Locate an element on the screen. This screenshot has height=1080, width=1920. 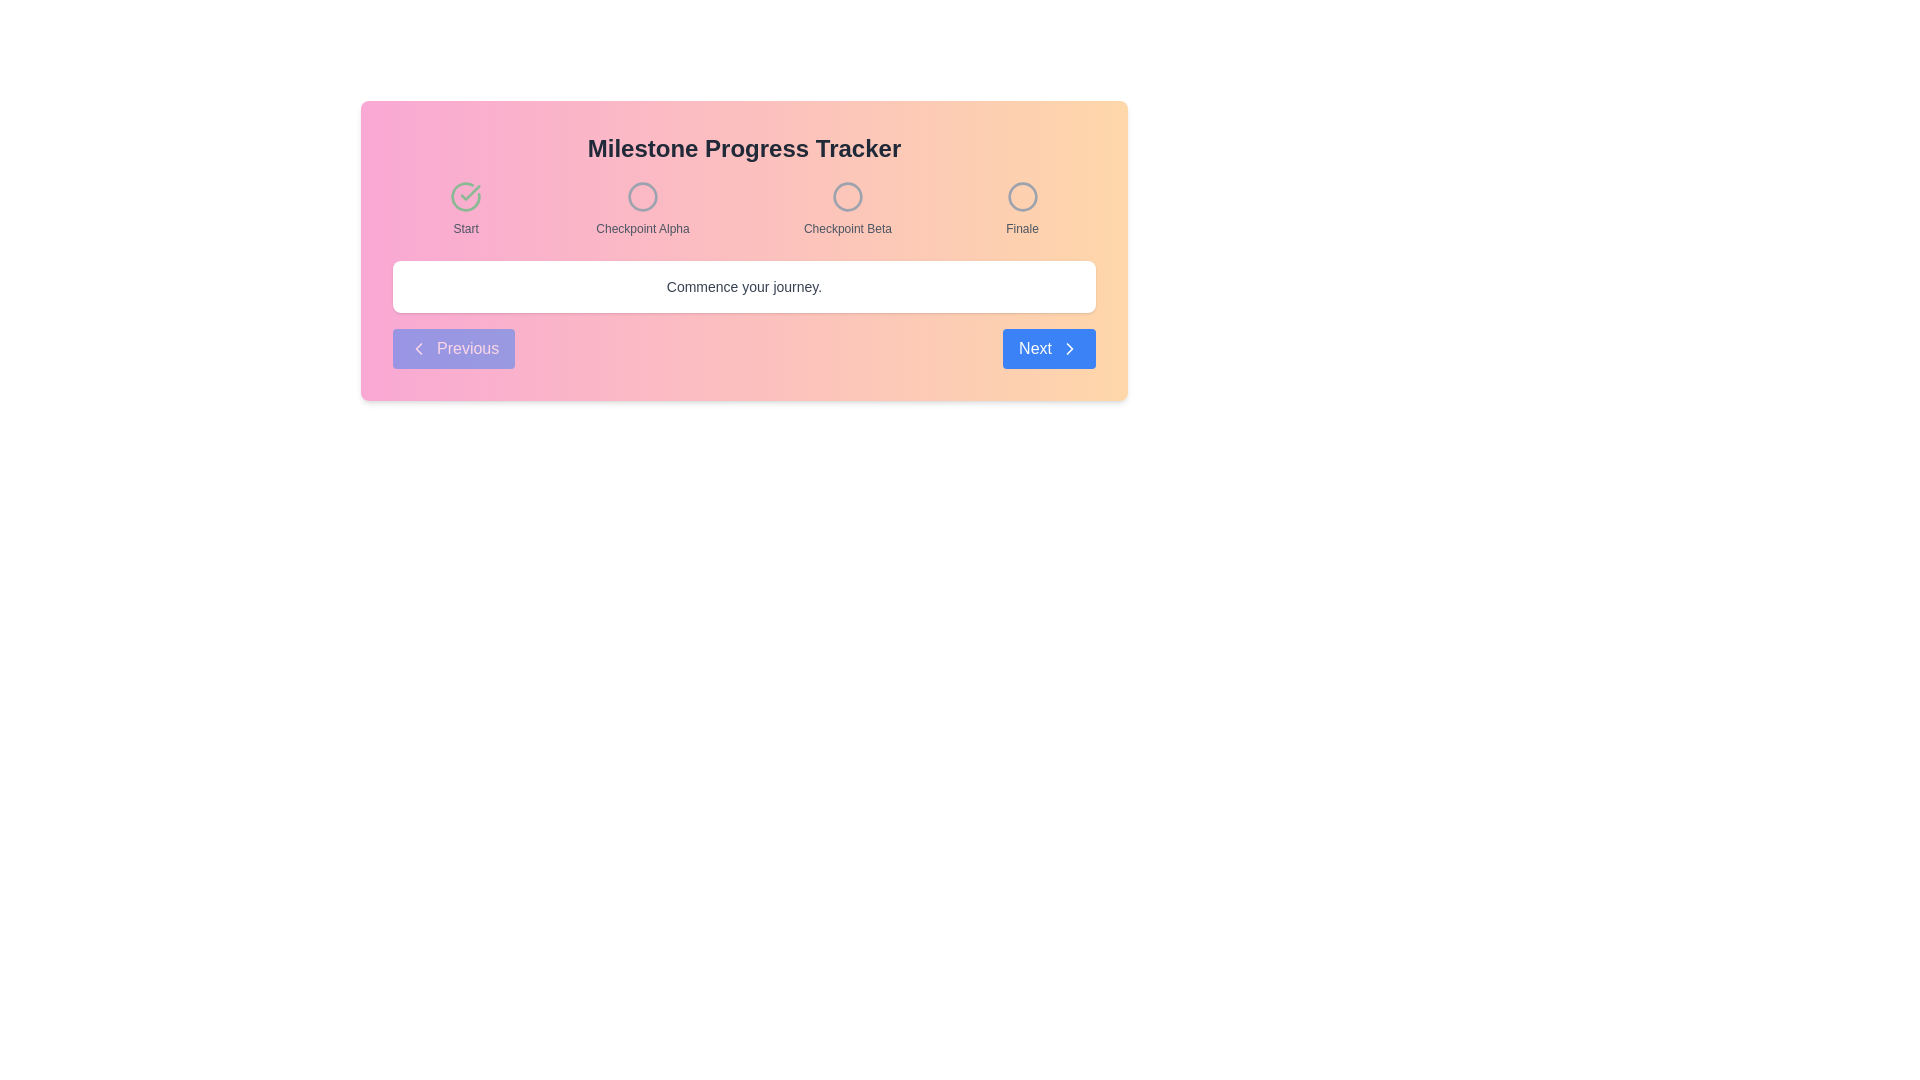
the text label displaying 'Checkpoint Beta', which is styled in a small light gray font and positioned directly below the third circular icon in a progress tracker layout is located at coordinates (847, 227).